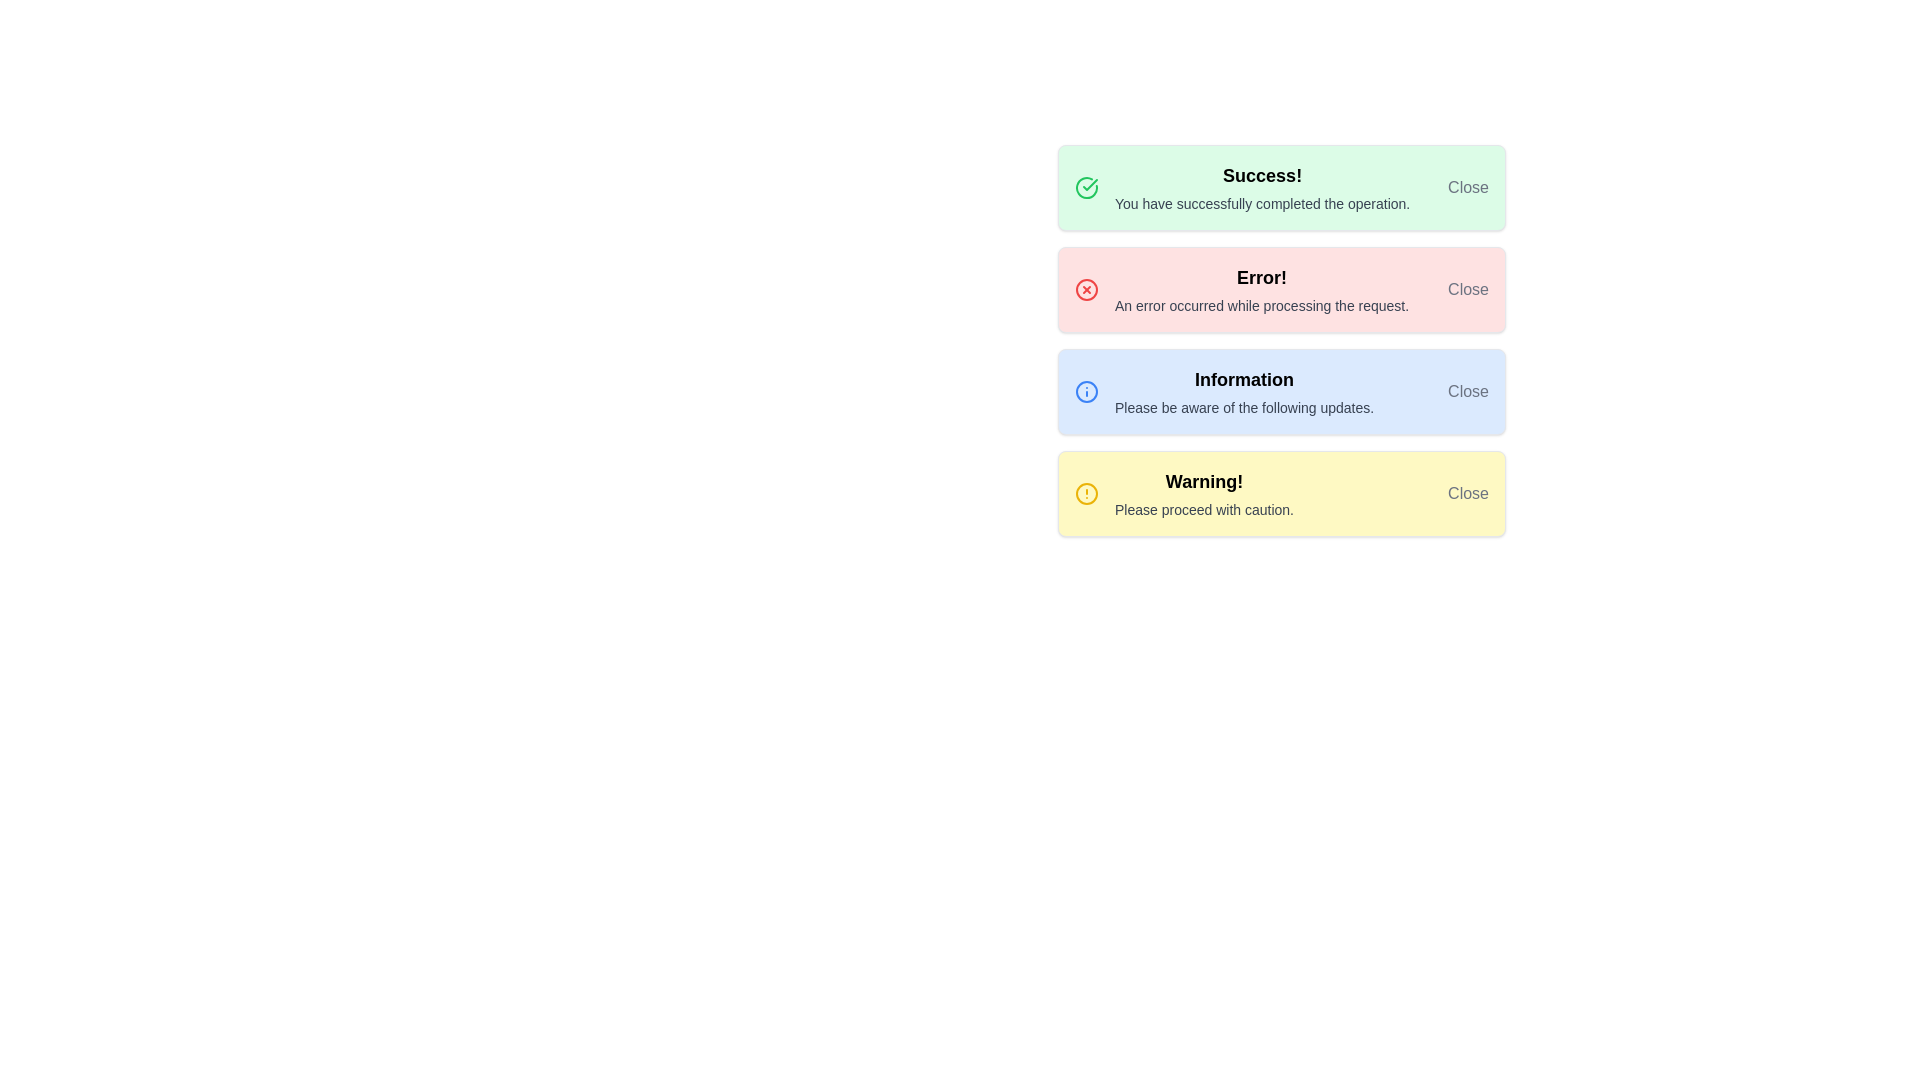 The width and height of the screenshot is (1920, 1080). I want to click on the 'Information' text label located at the top of the blue notification card in the third notification section, which helps distinguish different types of alerts, so click(1243, 380).